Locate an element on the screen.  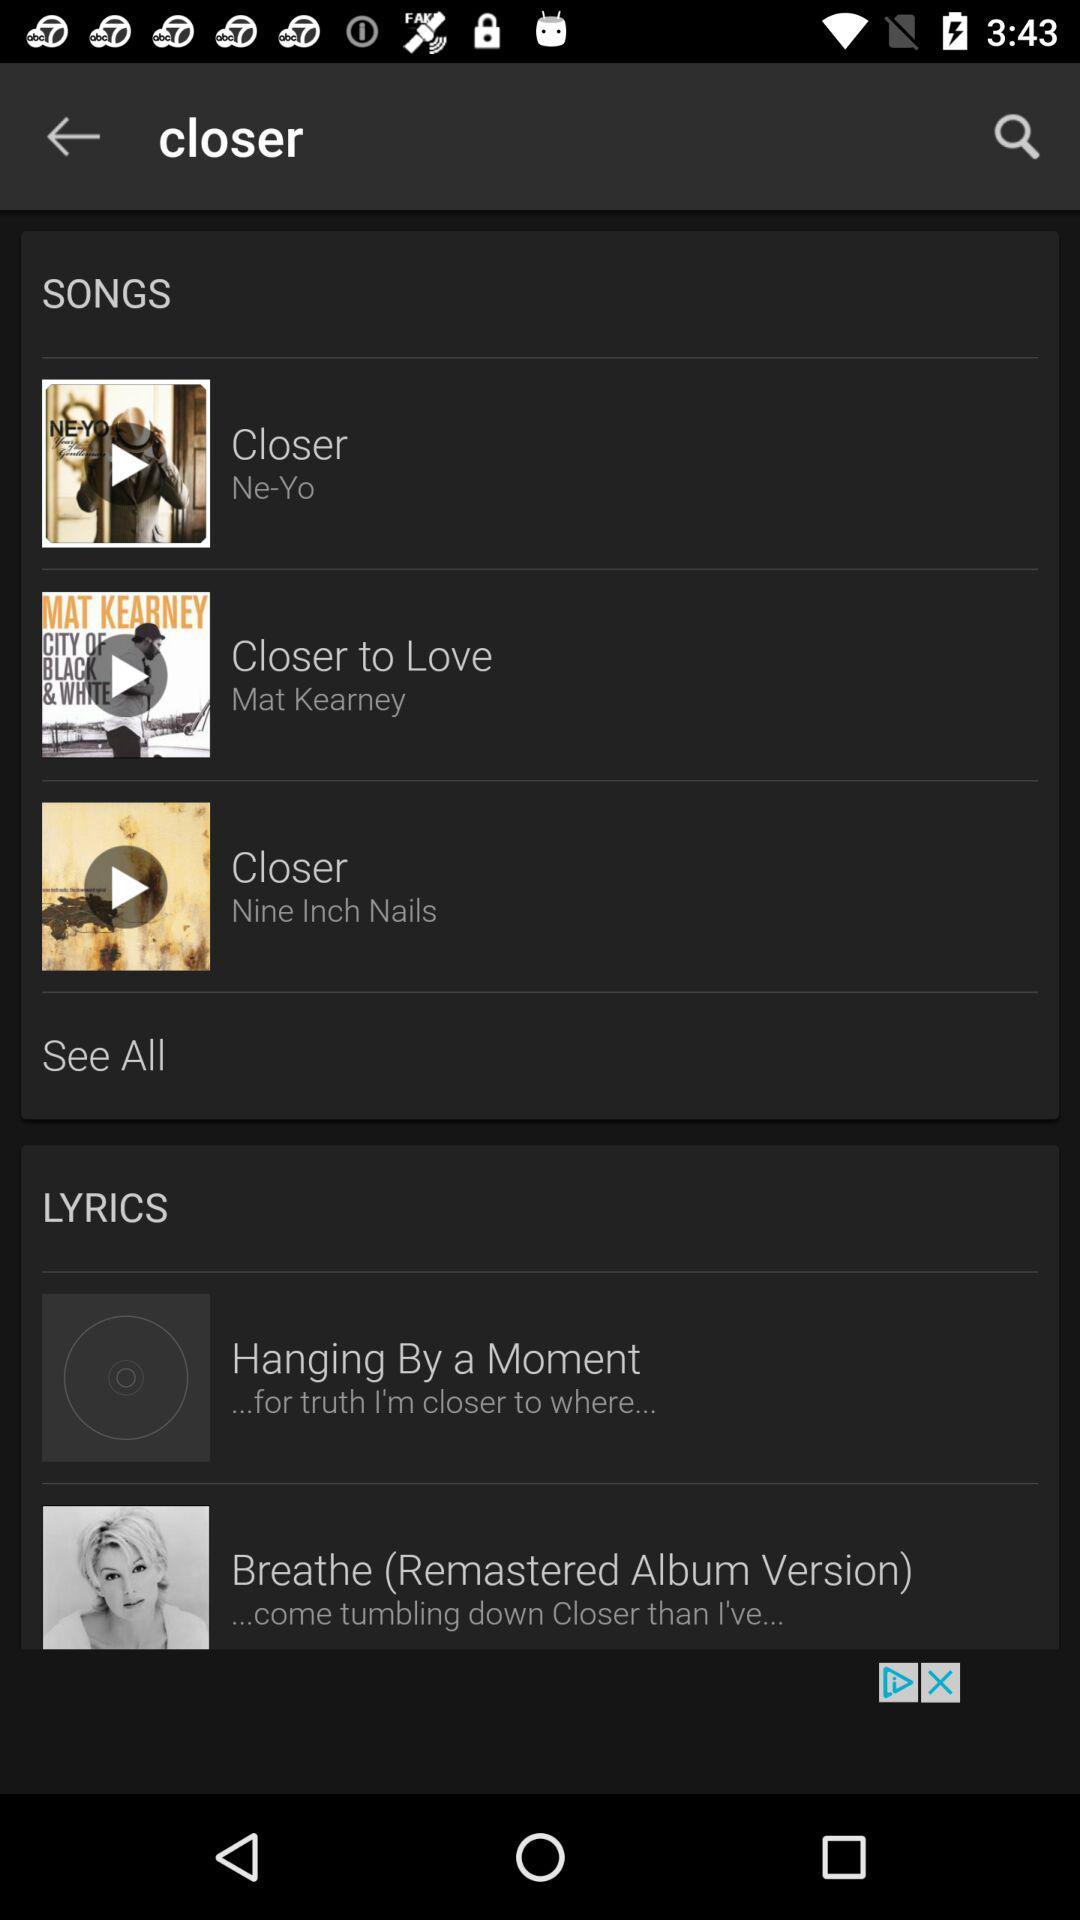
choose song is located at coordinates (126, 675).